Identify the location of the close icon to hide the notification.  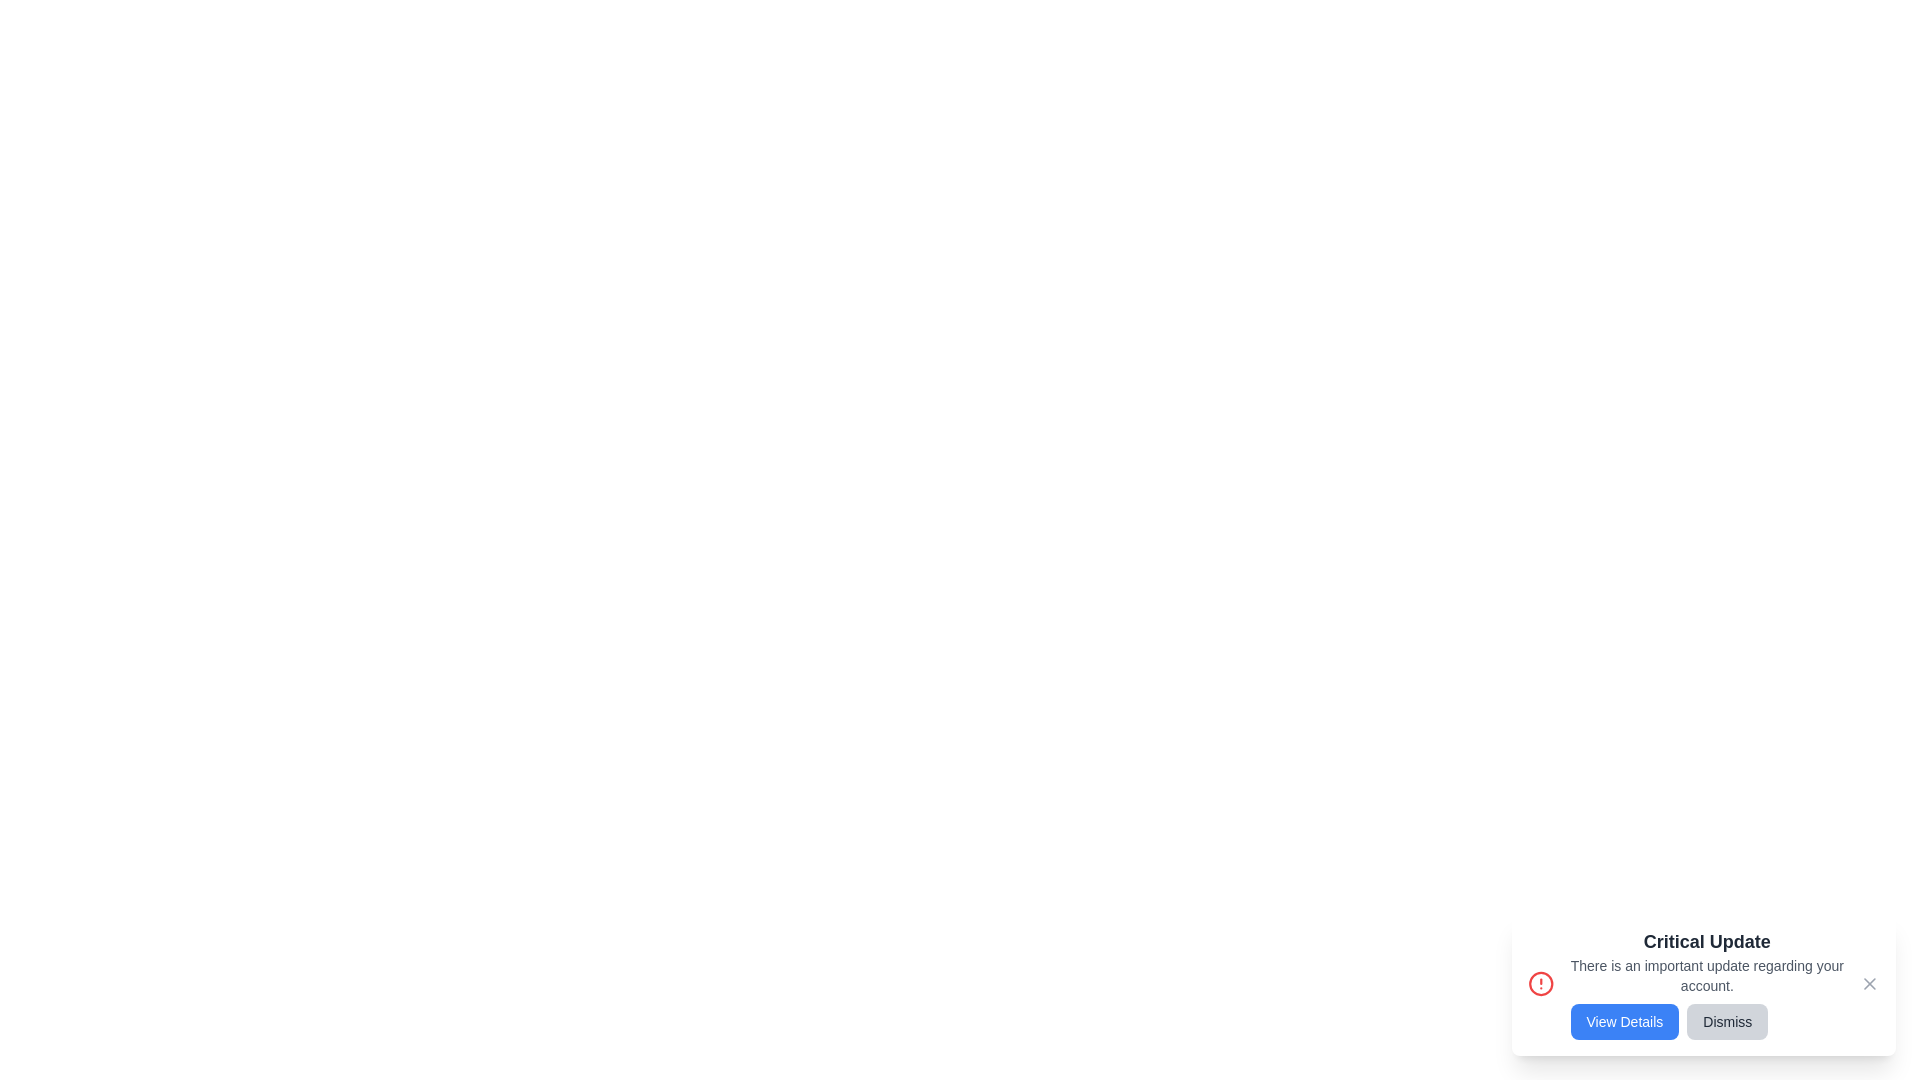
(1869, 982).